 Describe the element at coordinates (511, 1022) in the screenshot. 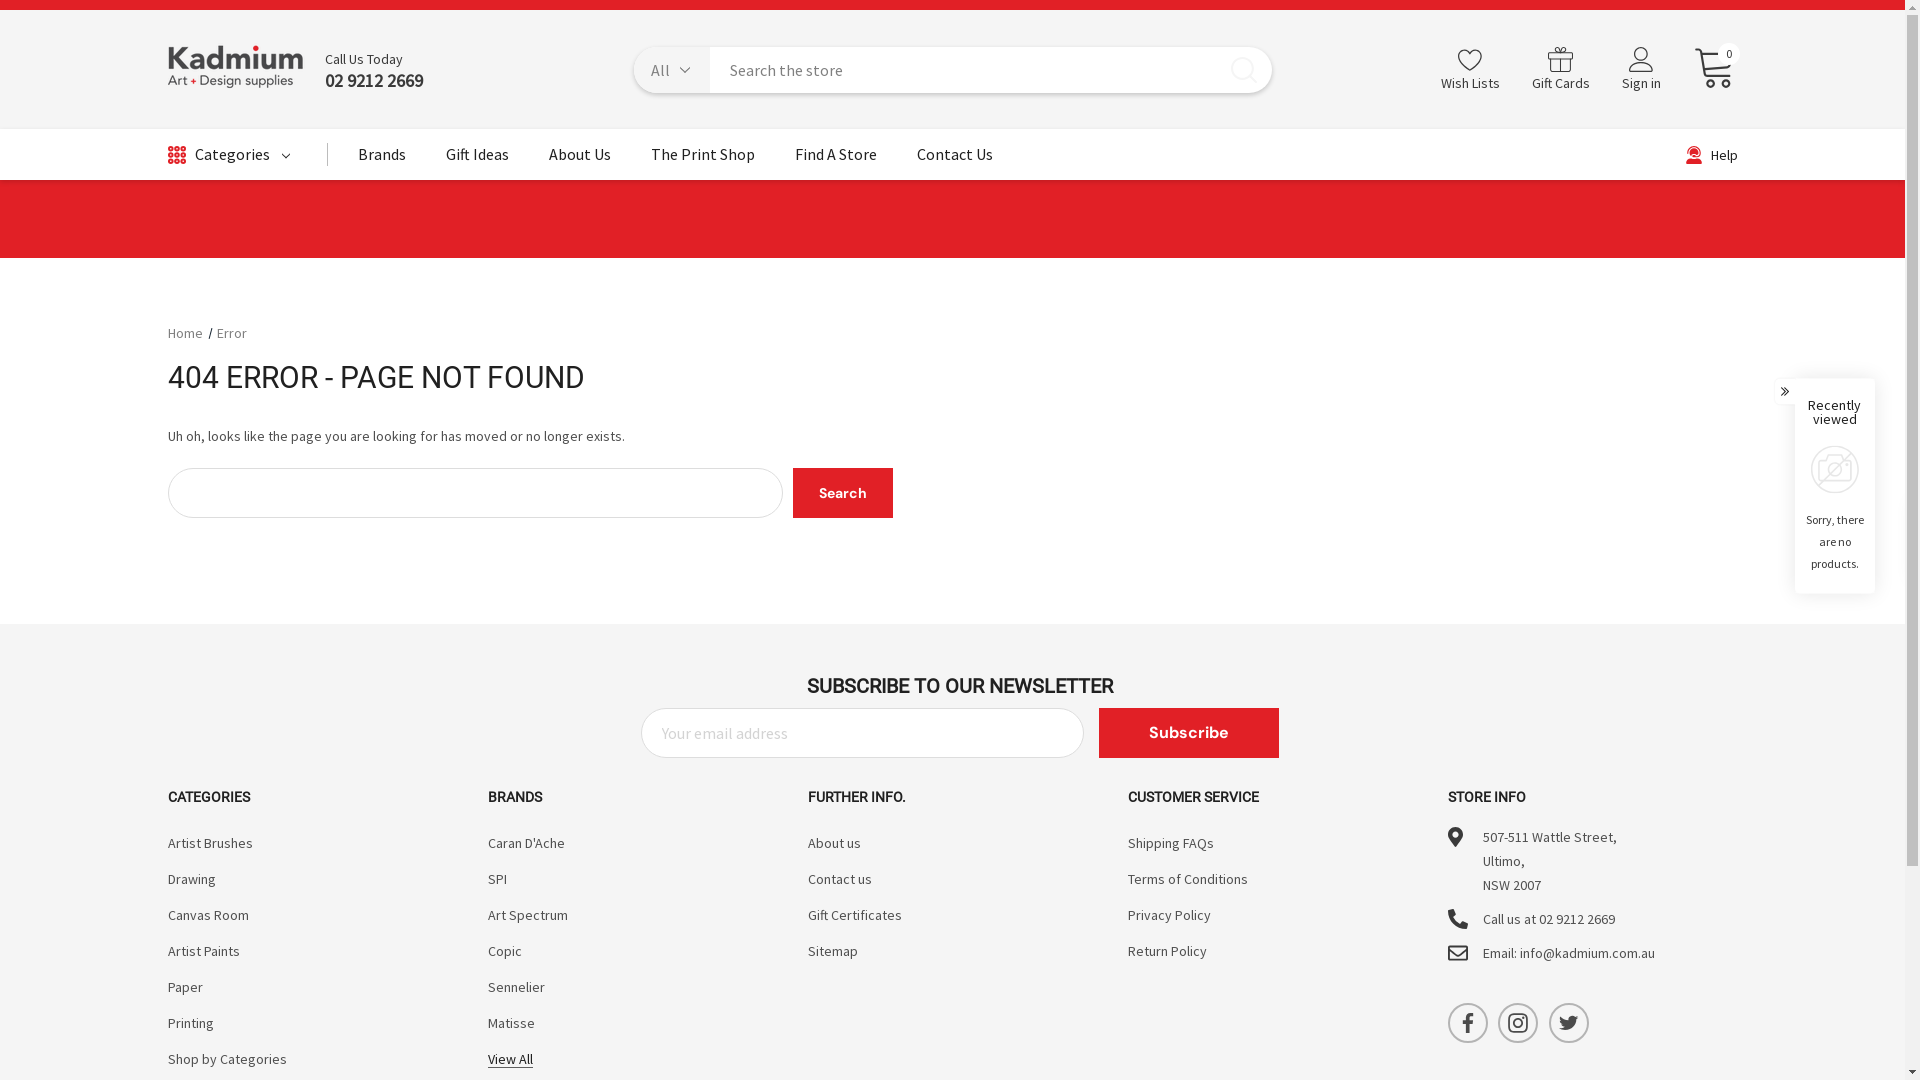

I see `'Matisse'` at that location.